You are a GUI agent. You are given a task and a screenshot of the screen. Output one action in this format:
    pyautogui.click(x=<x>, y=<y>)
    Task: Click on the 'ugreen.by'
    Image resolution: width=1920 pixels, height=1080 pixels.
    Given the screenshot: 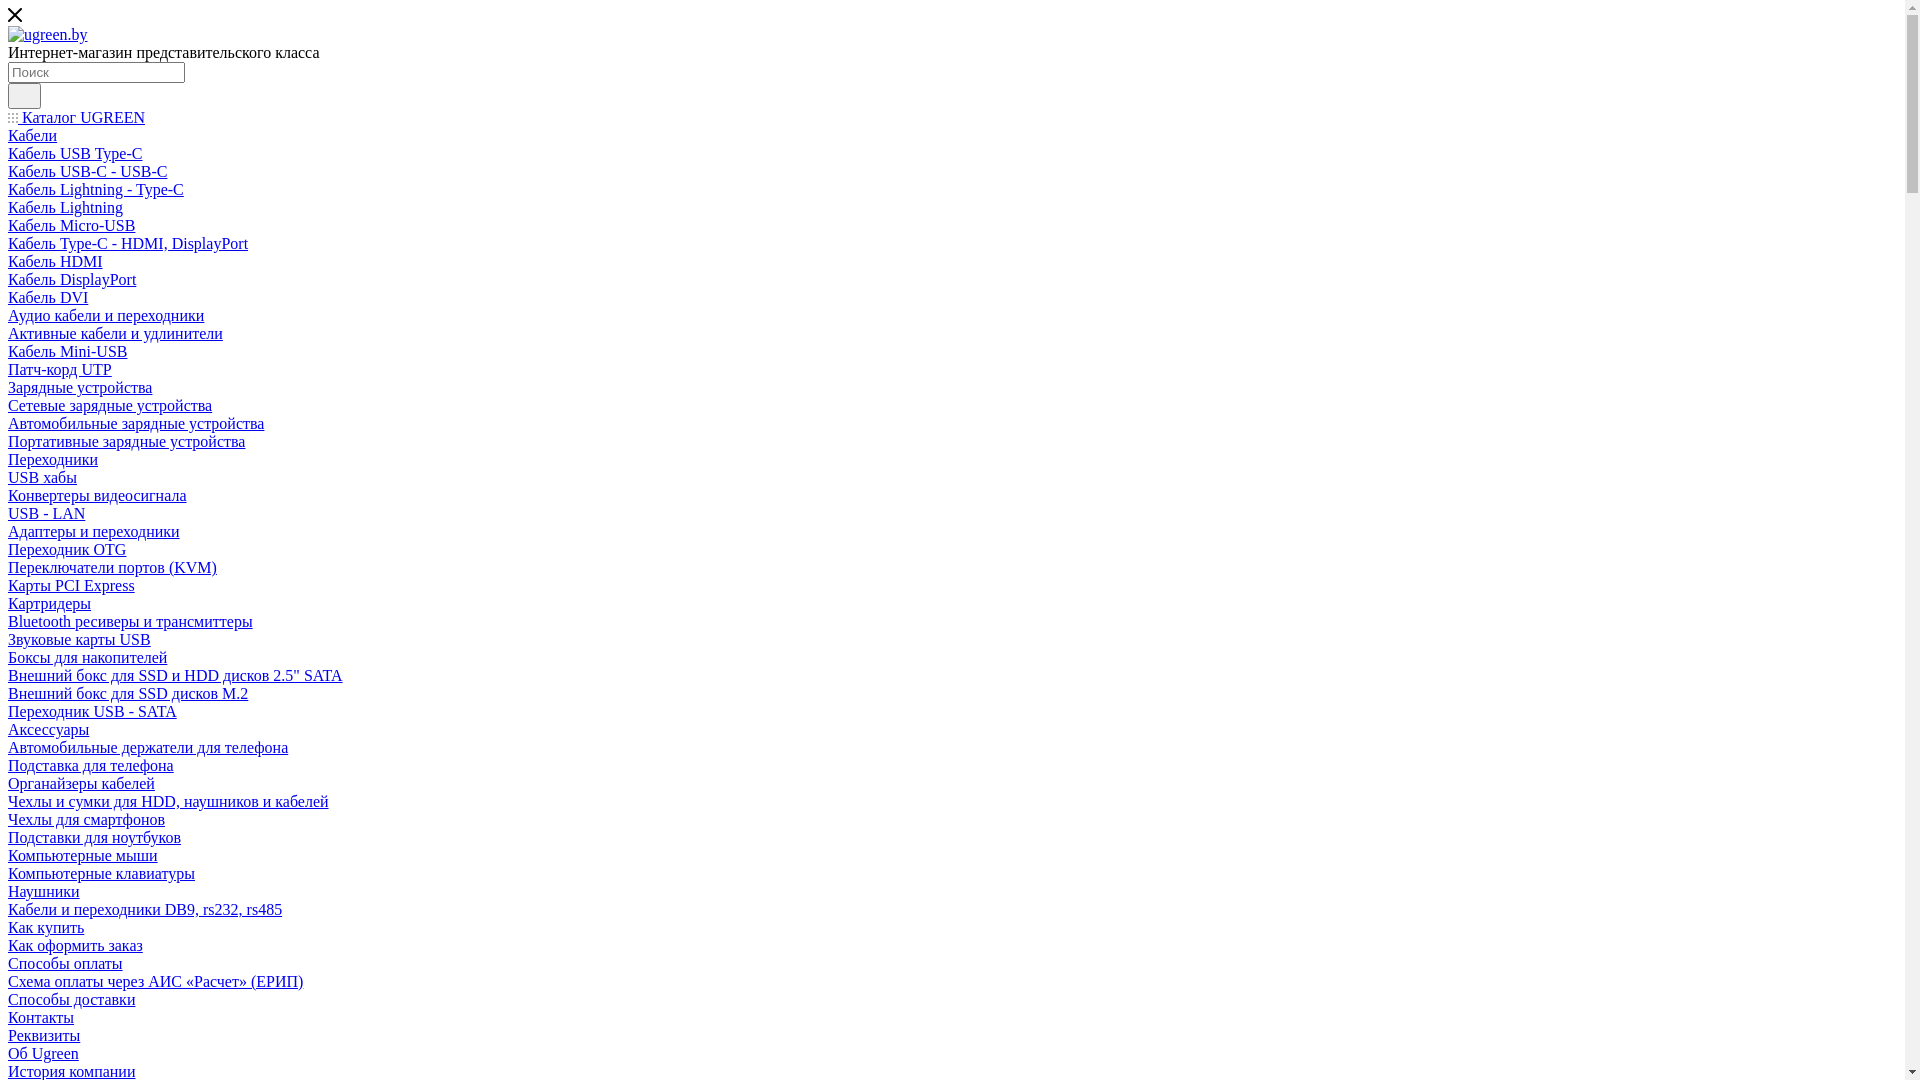 What is the action you would take?
    pyautogui.click(x=8, y=34)
    